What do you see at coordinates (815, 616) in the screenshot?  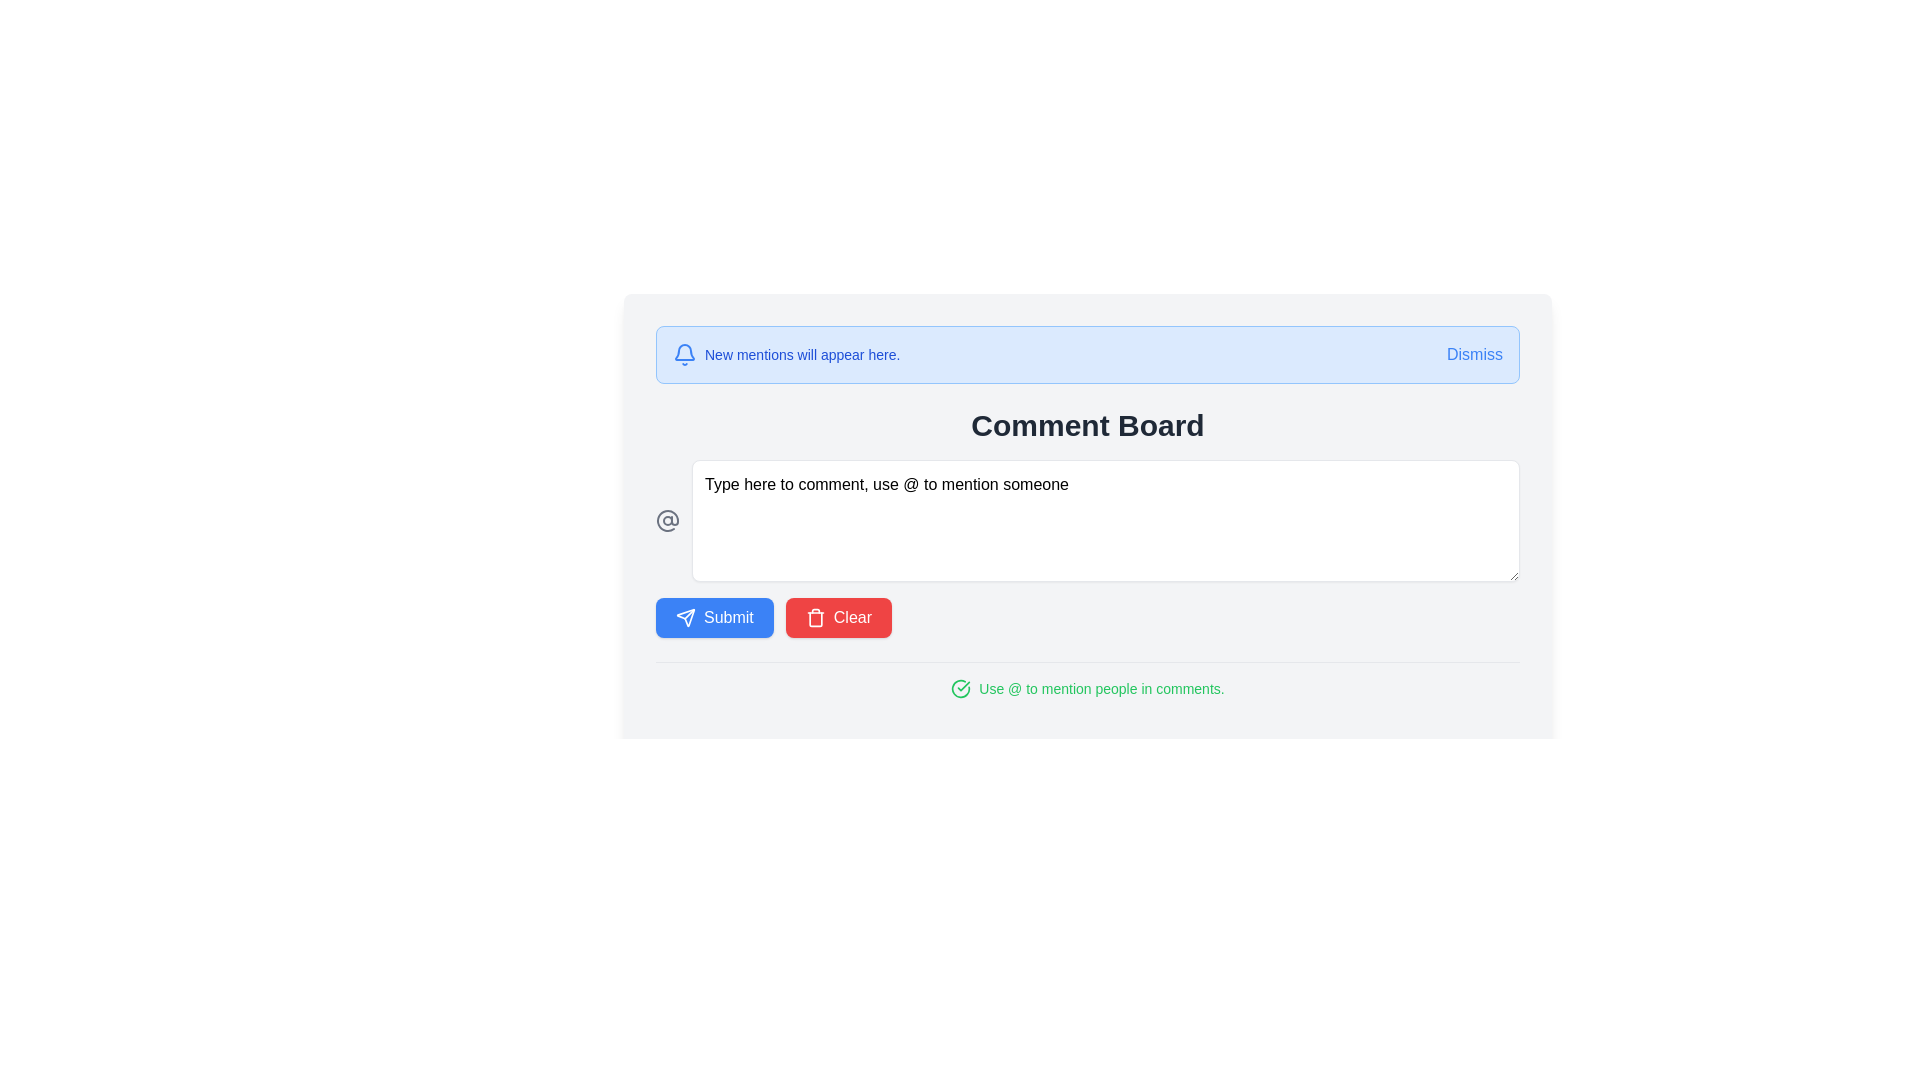 I see `the trash icon located to the left of the 'Clear' button, which is below the text input field and to the right of the 'Submit' button` at bounding box center [815, 616].